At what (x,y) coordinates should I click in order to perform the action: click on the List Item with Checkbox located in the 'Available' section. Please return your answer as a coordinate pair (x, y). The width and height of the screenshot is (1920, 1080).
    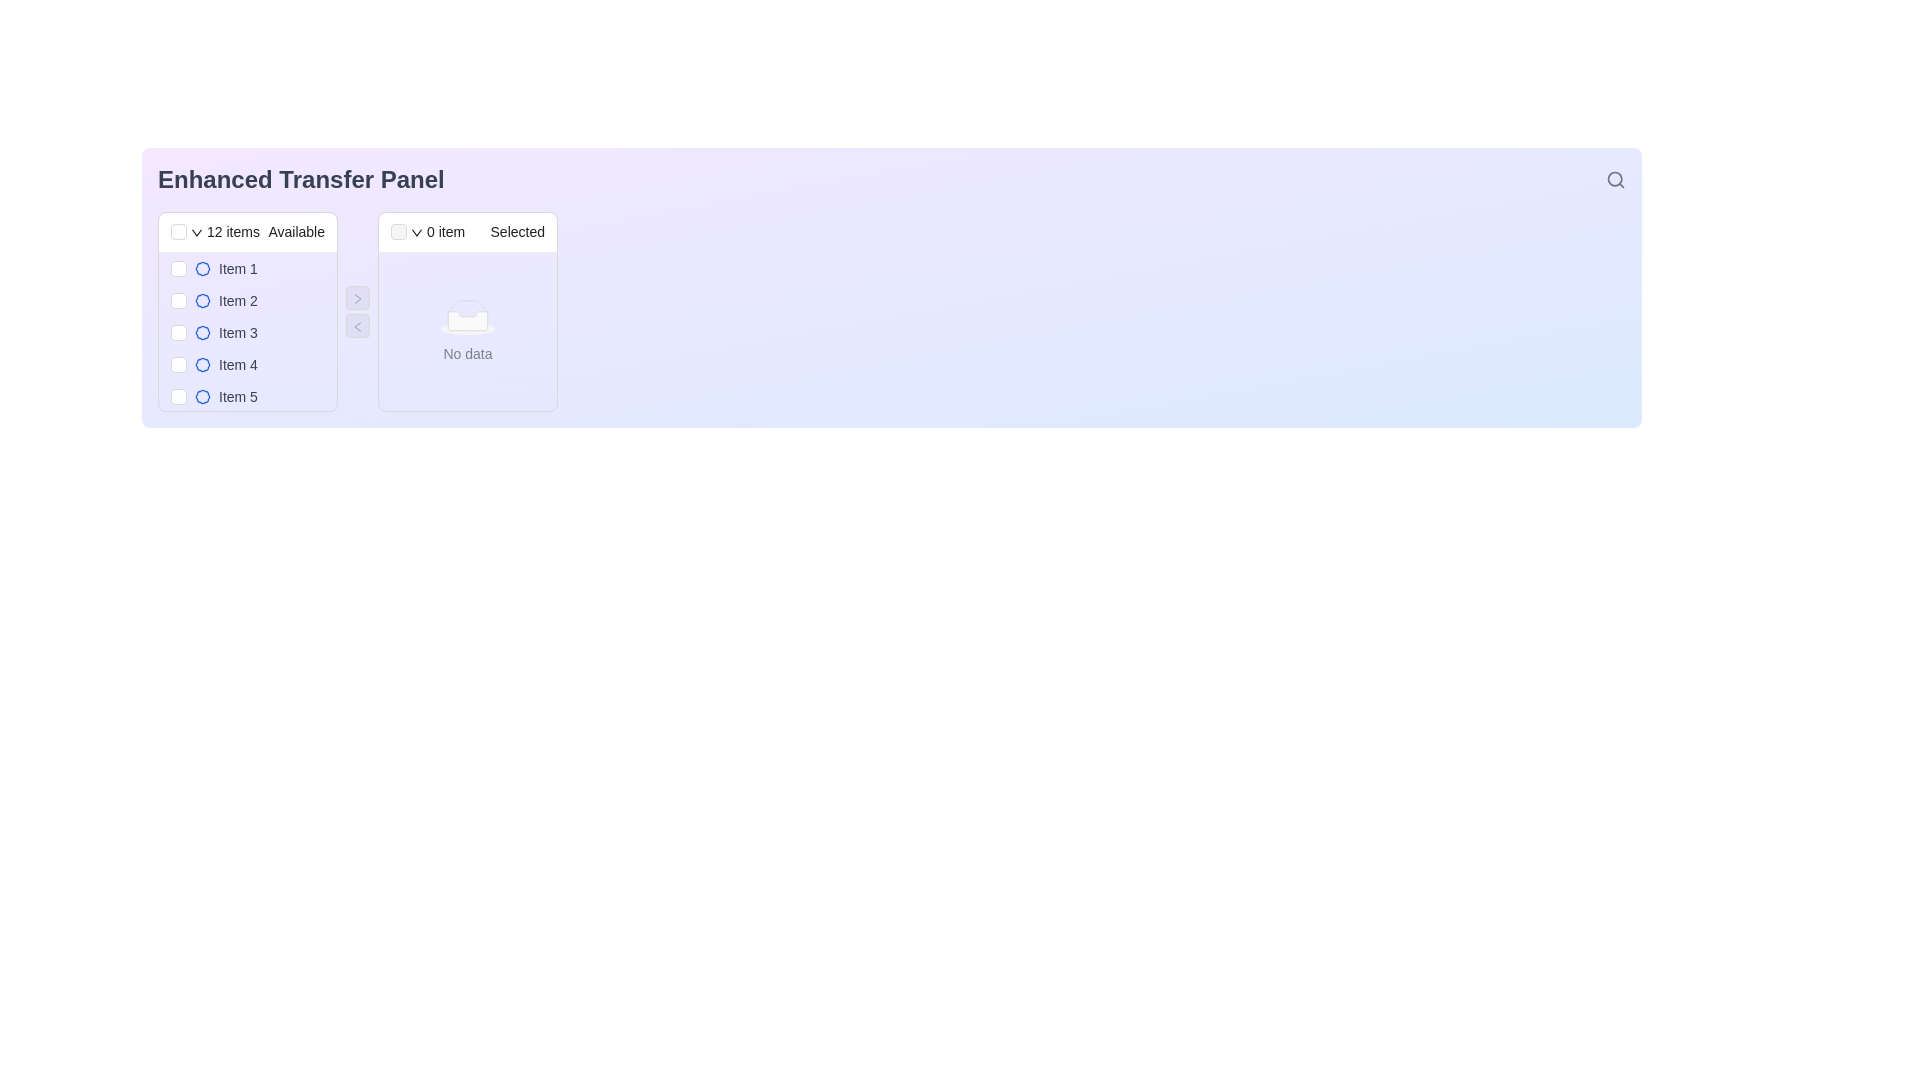
    Looking at the image, I should click on (247, 331).